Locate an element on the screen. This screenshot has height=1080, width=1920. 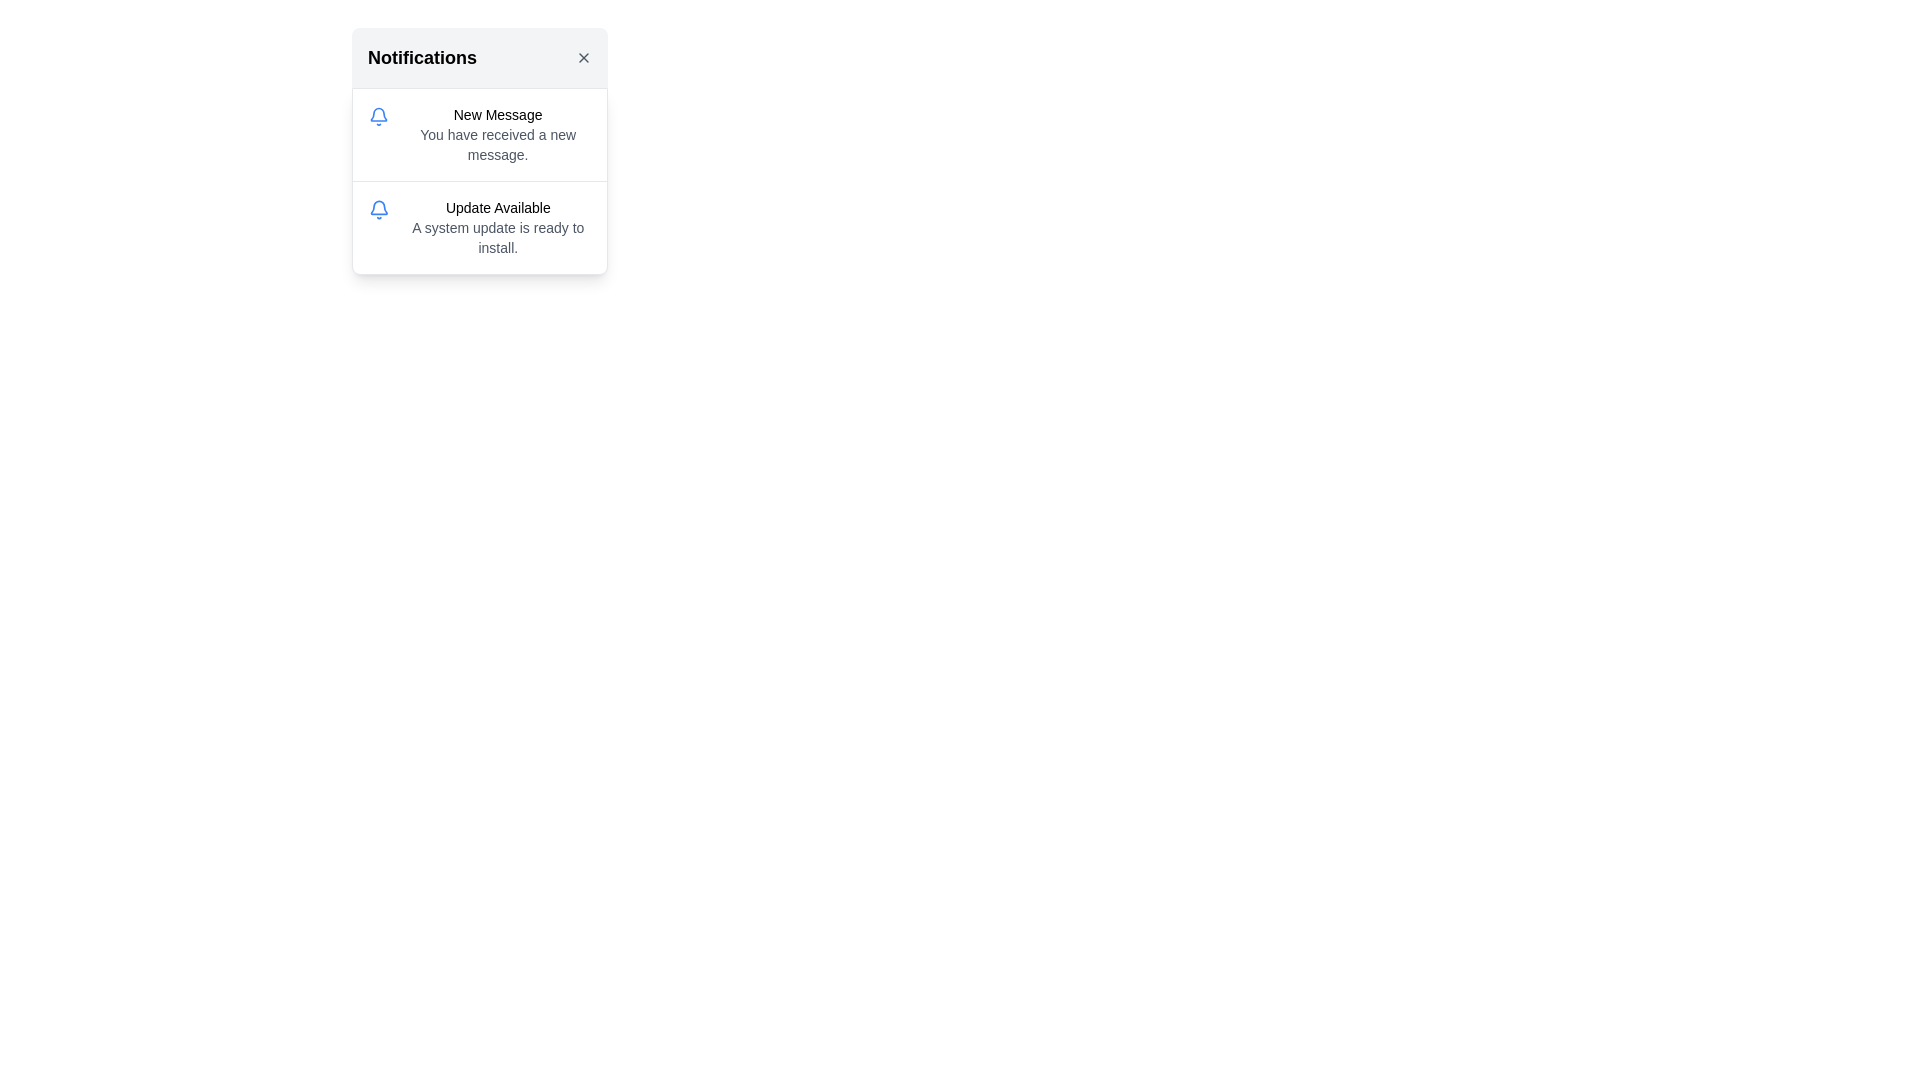
the text block notifying users about an available system update, which is located in the second notification block of the notification dropdown, directly below the 'New Message' title is located at coordinates (498, 226).